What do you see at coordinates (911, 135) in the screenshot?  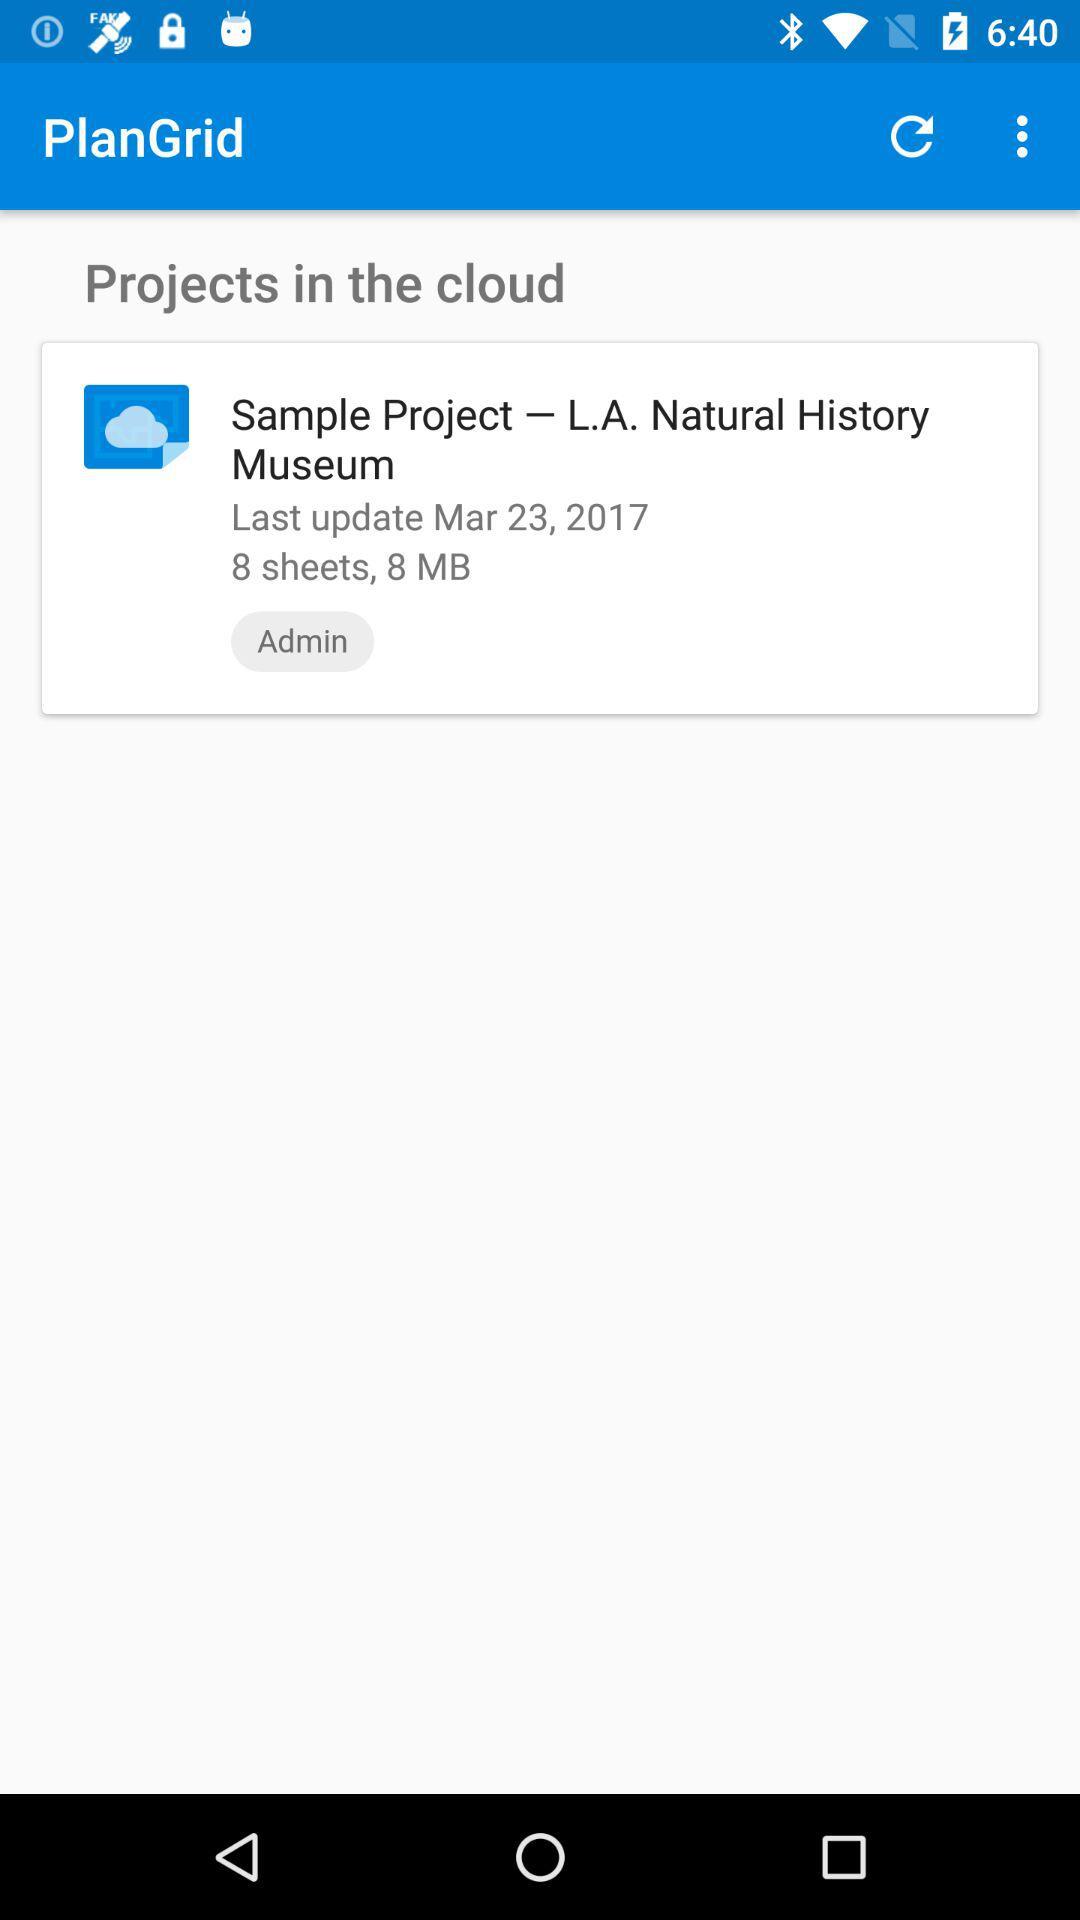 I see `item above sample project l icon` at bounding box center [911, 135].